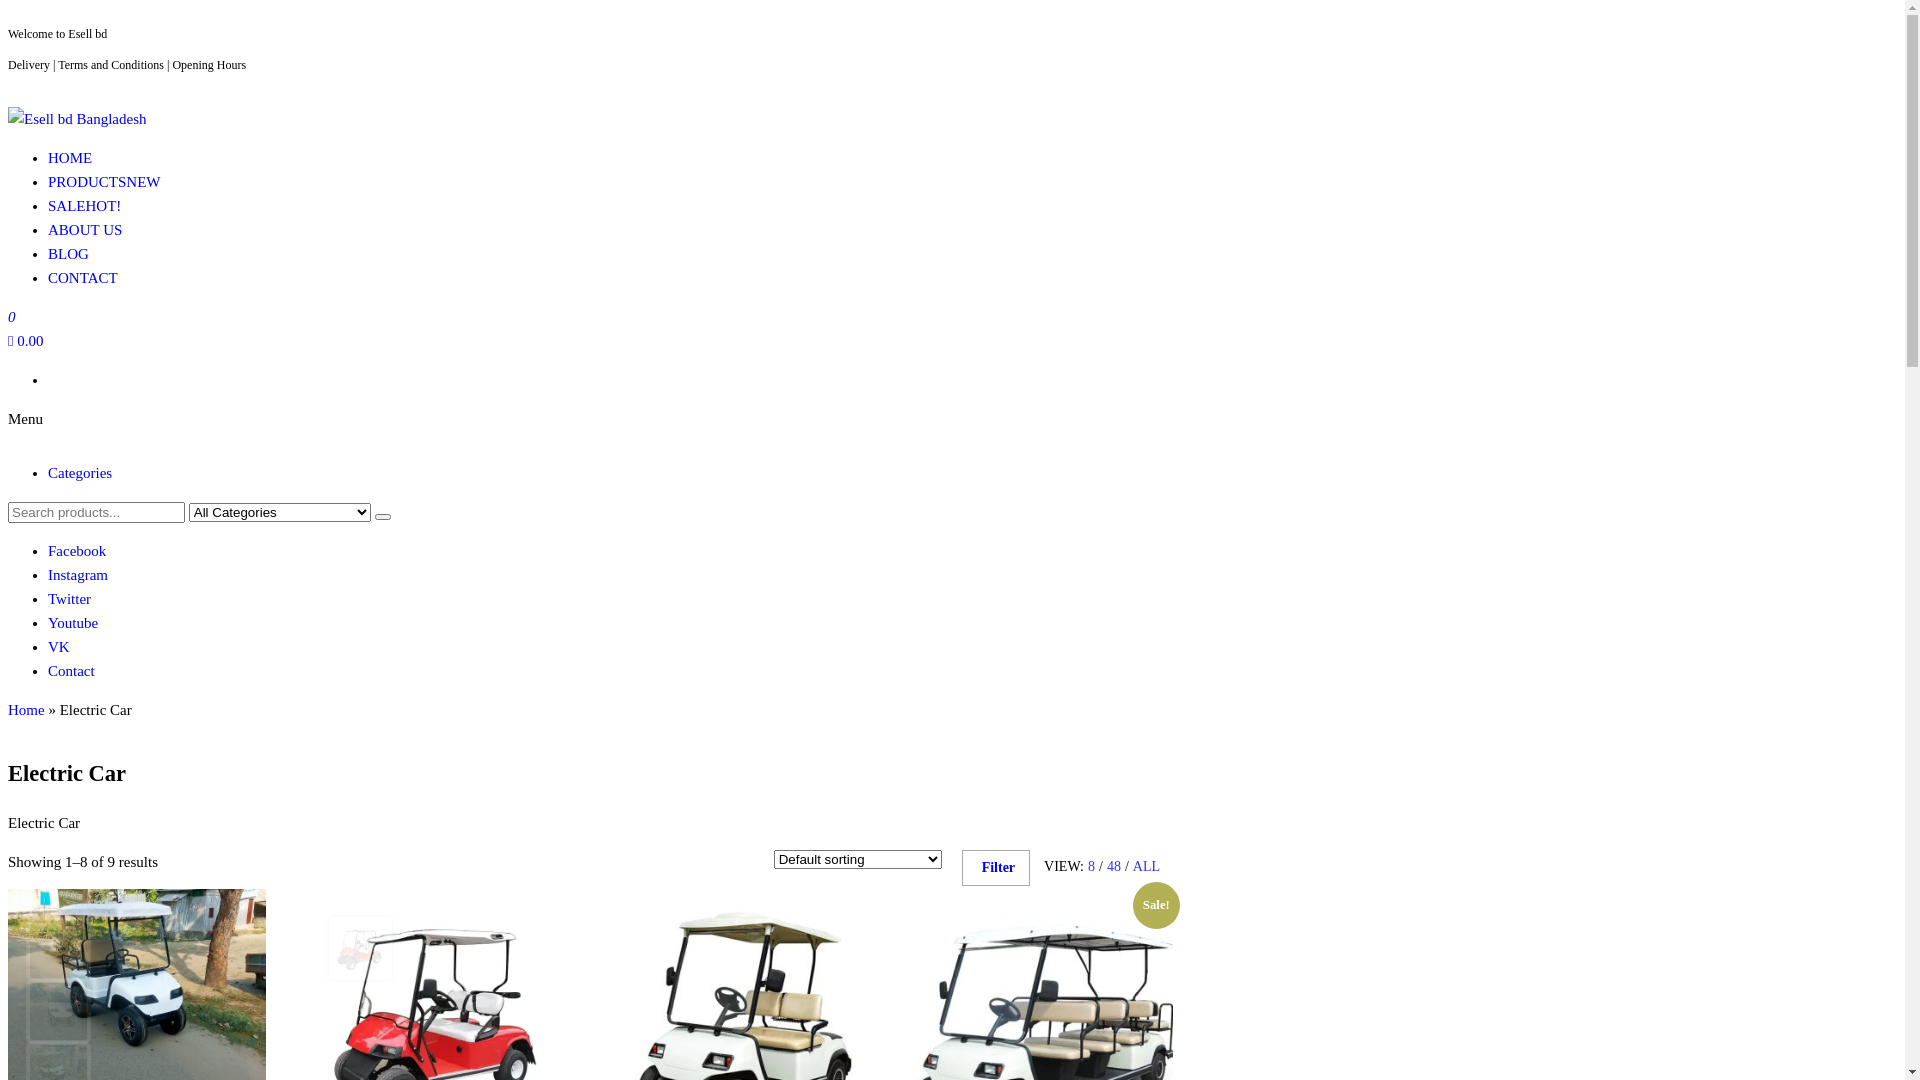 Image resolution: width=1920 pixels, height=1080 pixels. Describe the element at coordinates (83, 205) in the screenshot. I see `'SALEHOT!'` at that location.